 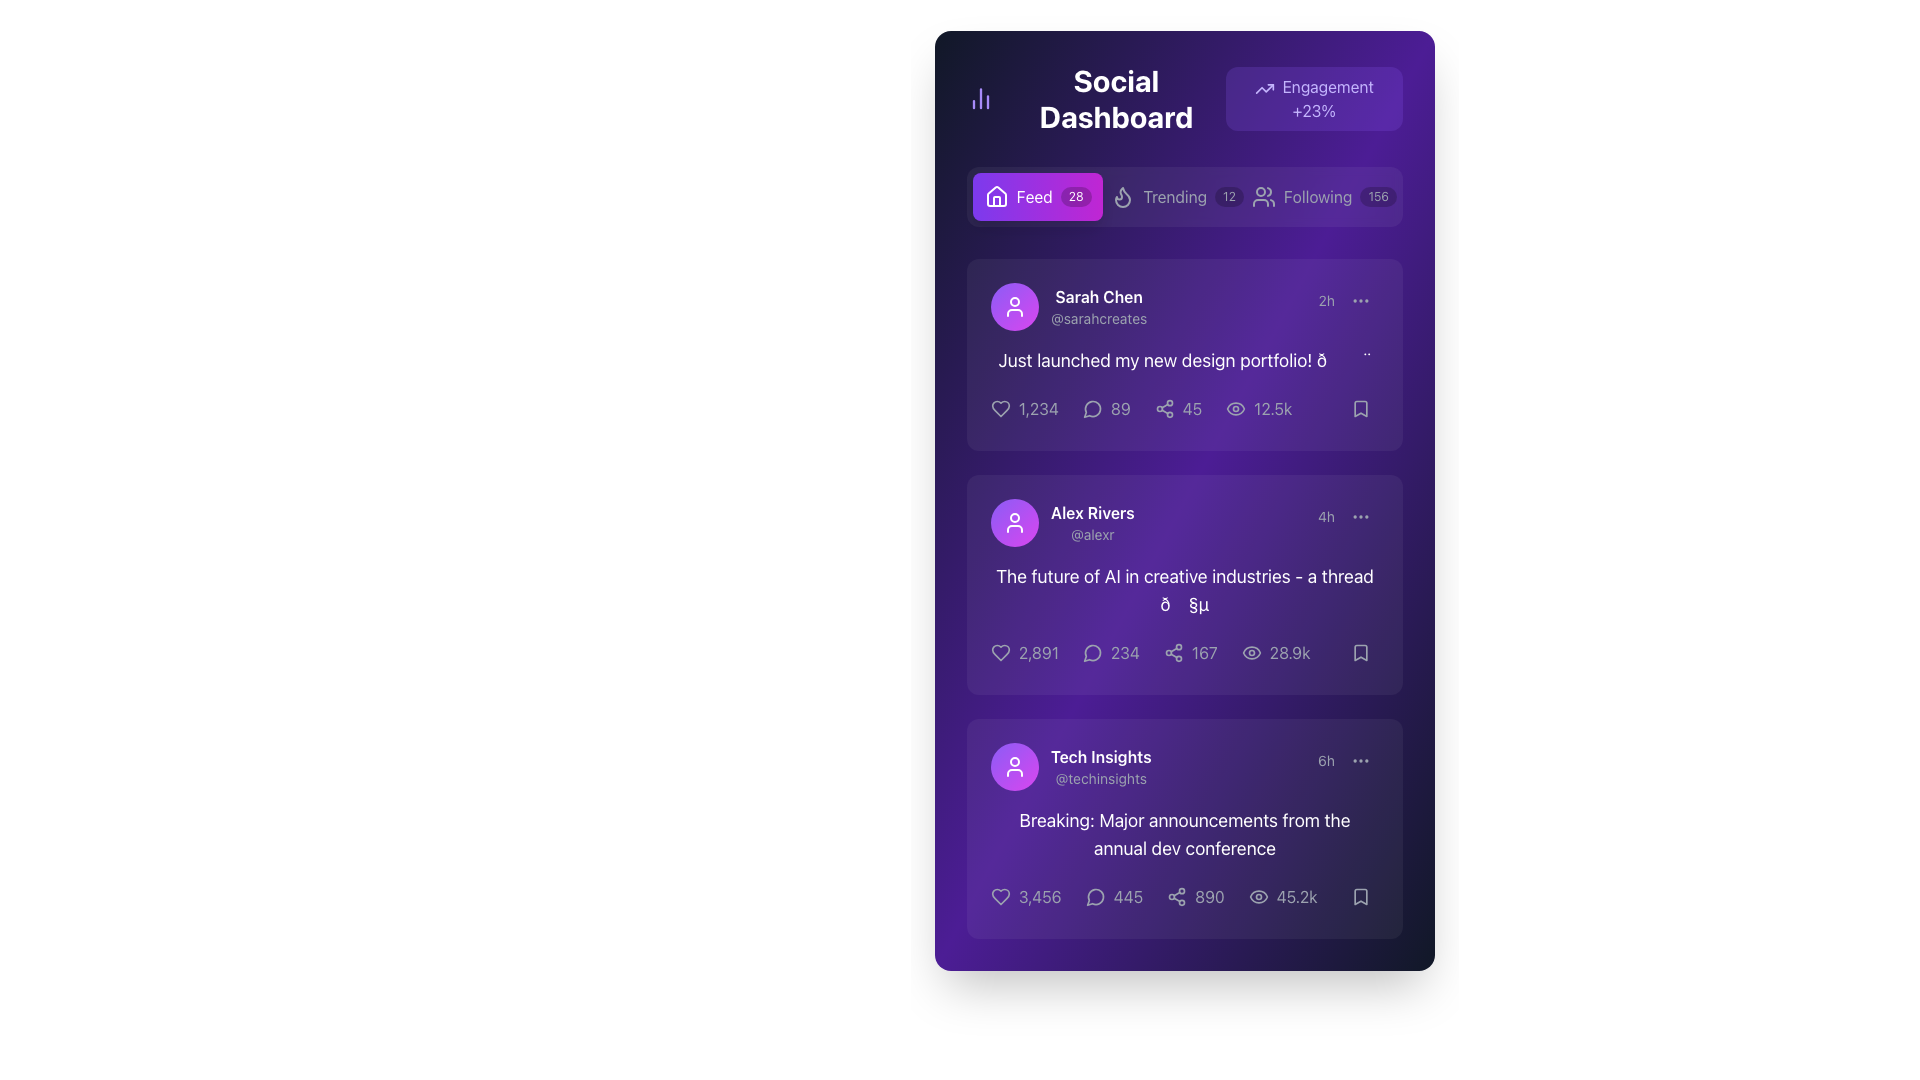 I want to click on the share icon in the Interactive engagement metric display, which features a light-colored share icon and the numerical value '45' on a purple background, located centrally within the first post card, so click(x=1178, y=407).